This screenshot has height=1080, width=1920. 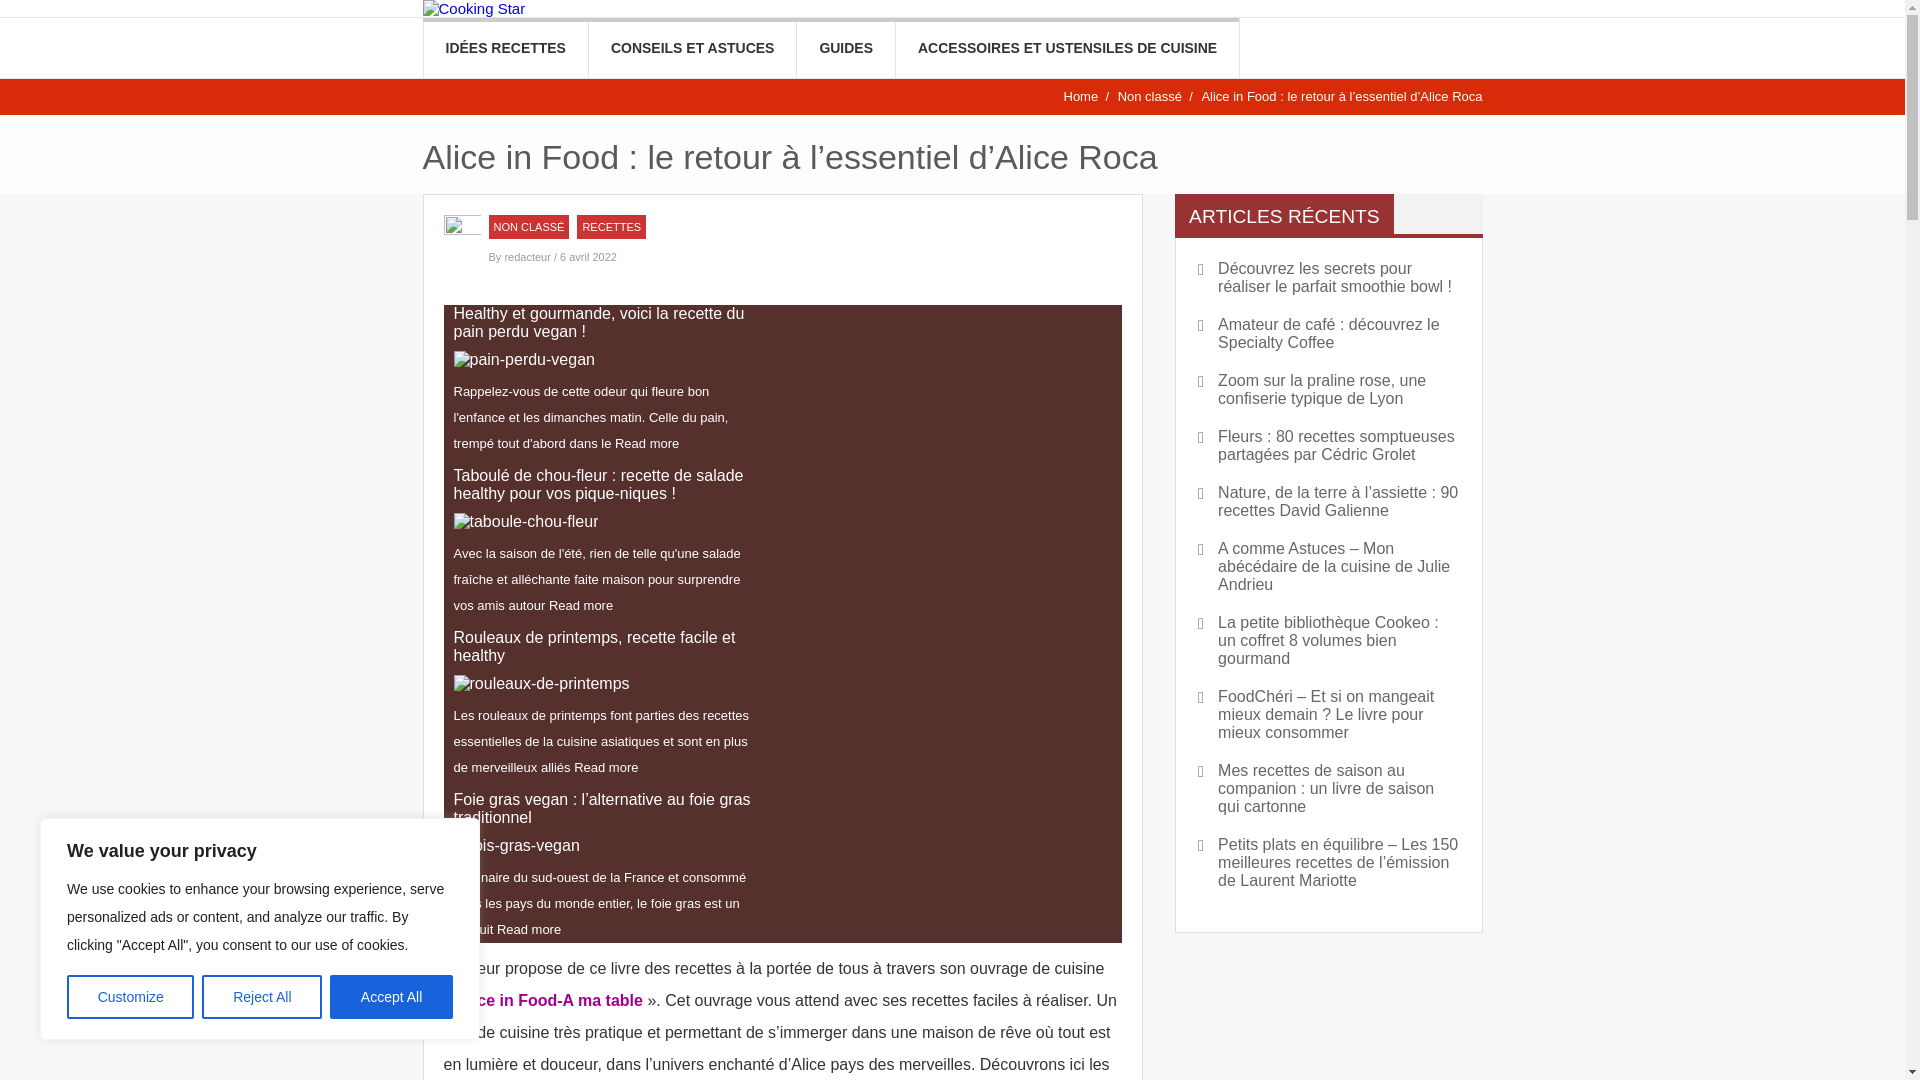 What do you see at coordinates (605, 322) in the screenshot?
I see `'Healthy et gourmande, voici la recette du pain perdu vegan !'` at bounding box center [605, 322].